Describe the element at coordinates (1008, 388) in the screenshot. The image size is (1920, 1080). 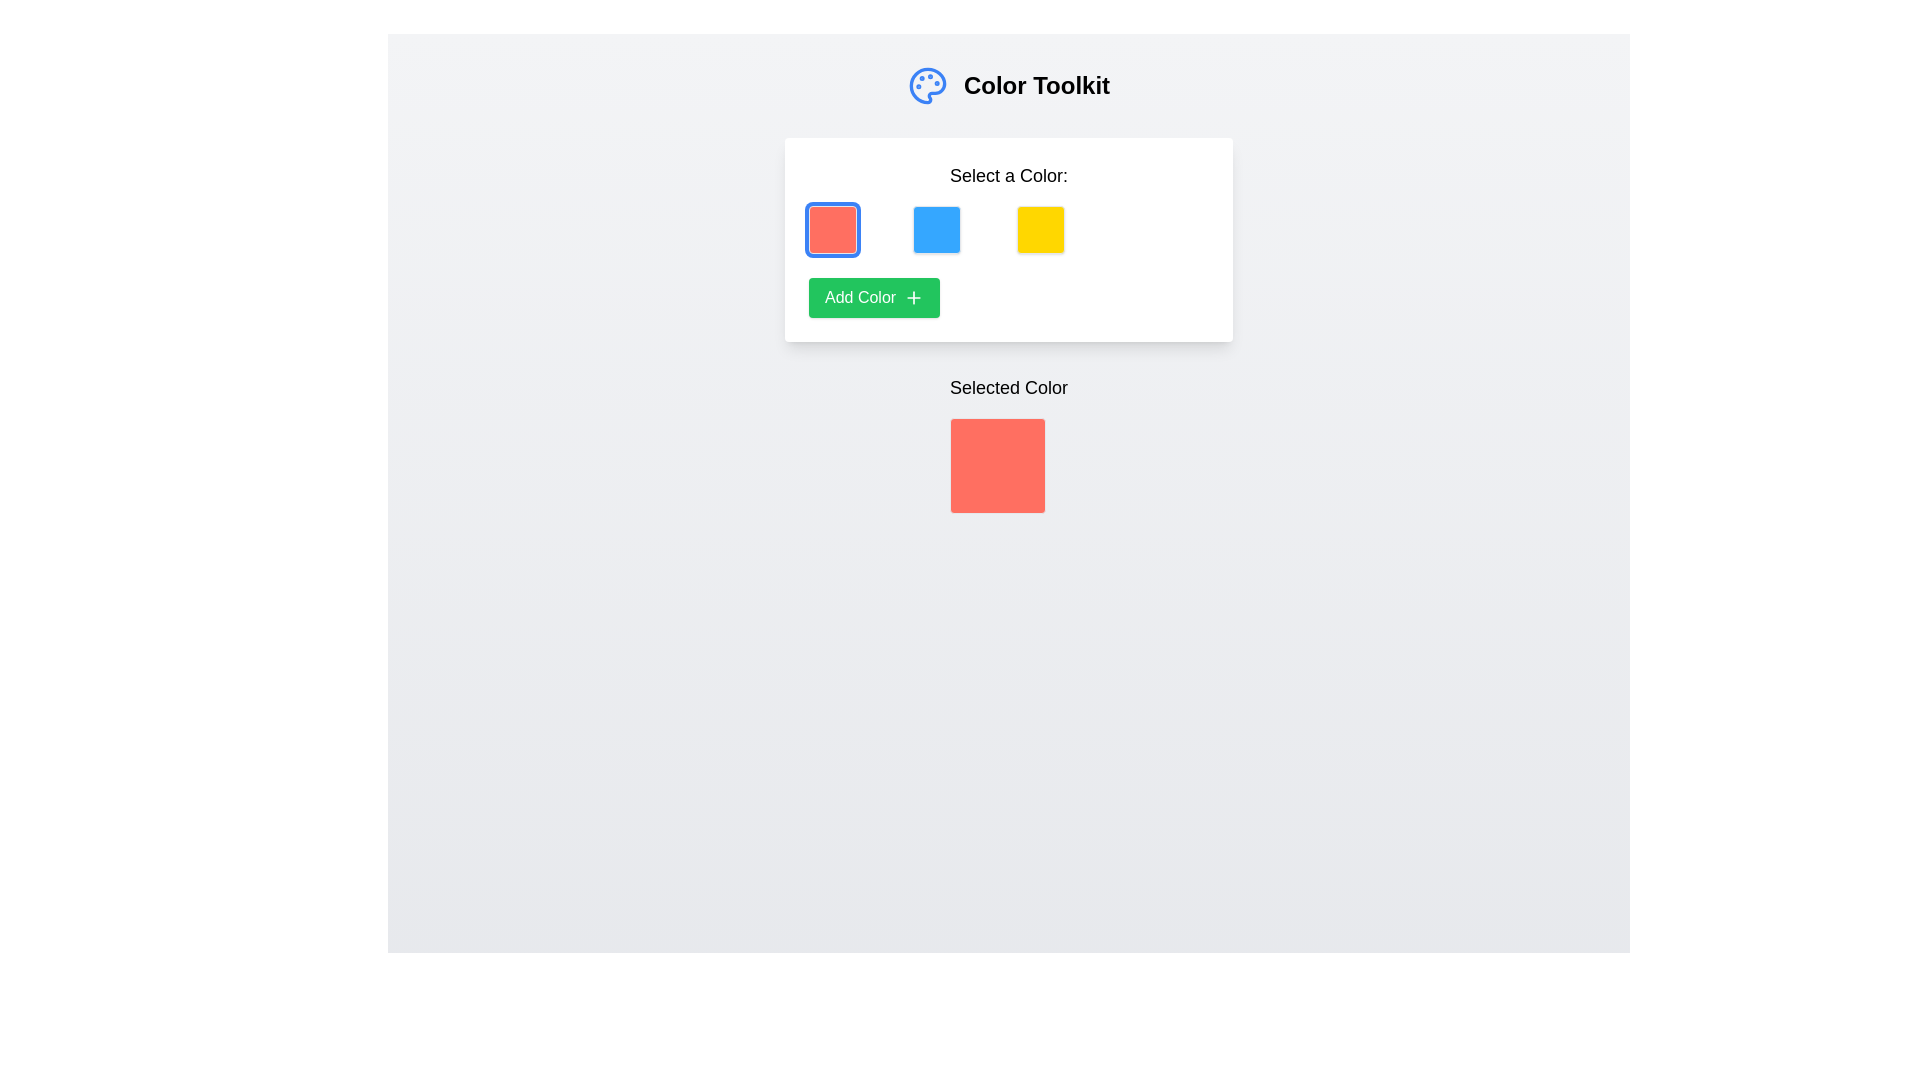
I see `the centrally aligned text label that describes the color block displayed below it` at that location.